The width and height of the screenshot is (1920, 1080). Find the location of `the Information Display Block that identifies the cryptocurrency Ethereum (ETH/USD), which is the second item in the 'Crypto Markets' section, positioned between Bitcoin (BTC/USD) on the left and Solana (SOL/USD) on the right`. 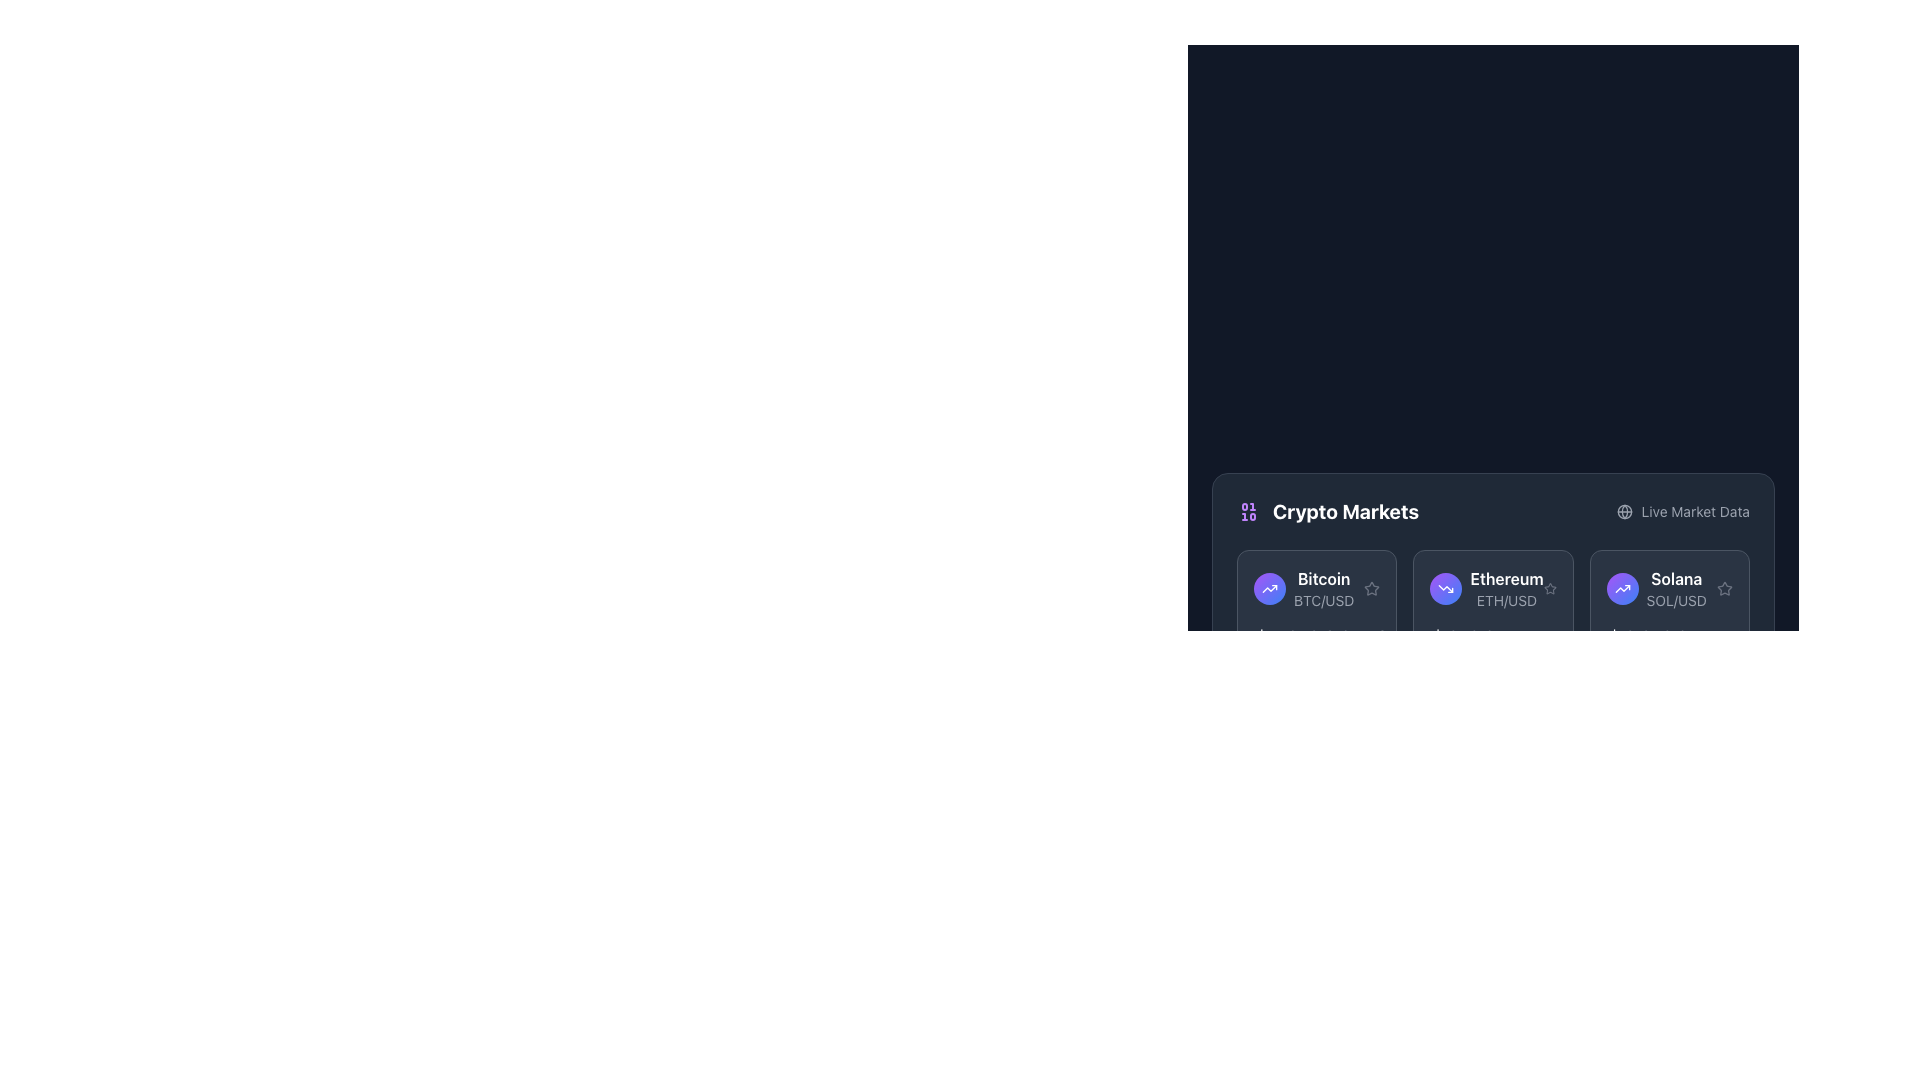

the Information Display Block that identifies the cryptocurrency Ethereum (ETH/USD), which is the second item in the 'Crypto Markets' section, positioned between Bitcoin (BTC/USD) on the left and Solana (SOL/USD) on the right is located at coordinates (1507, 588).